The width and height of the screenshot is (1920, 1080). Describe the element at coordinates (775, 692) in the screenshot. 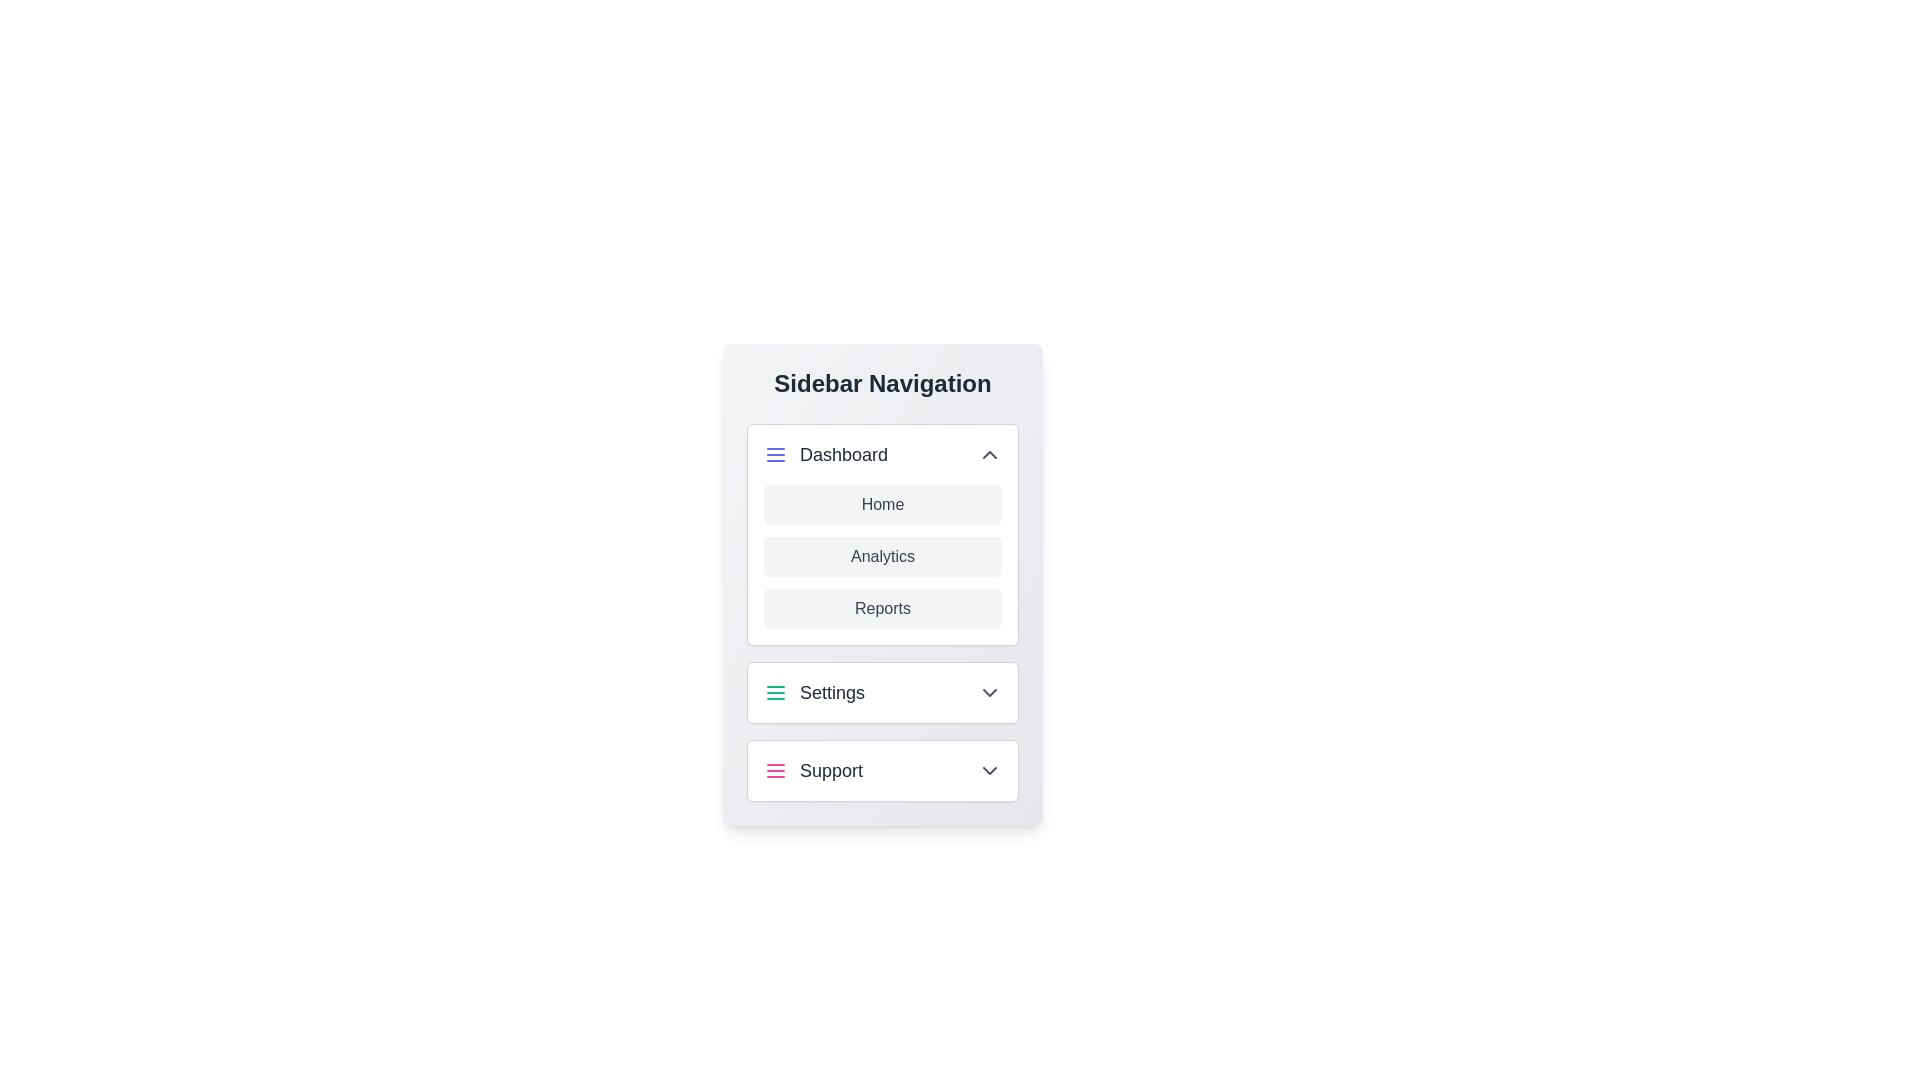

I see `the Settings icon located in the sidebar navigation menu, positioned to the left of the 'Settings' section title` at that location.